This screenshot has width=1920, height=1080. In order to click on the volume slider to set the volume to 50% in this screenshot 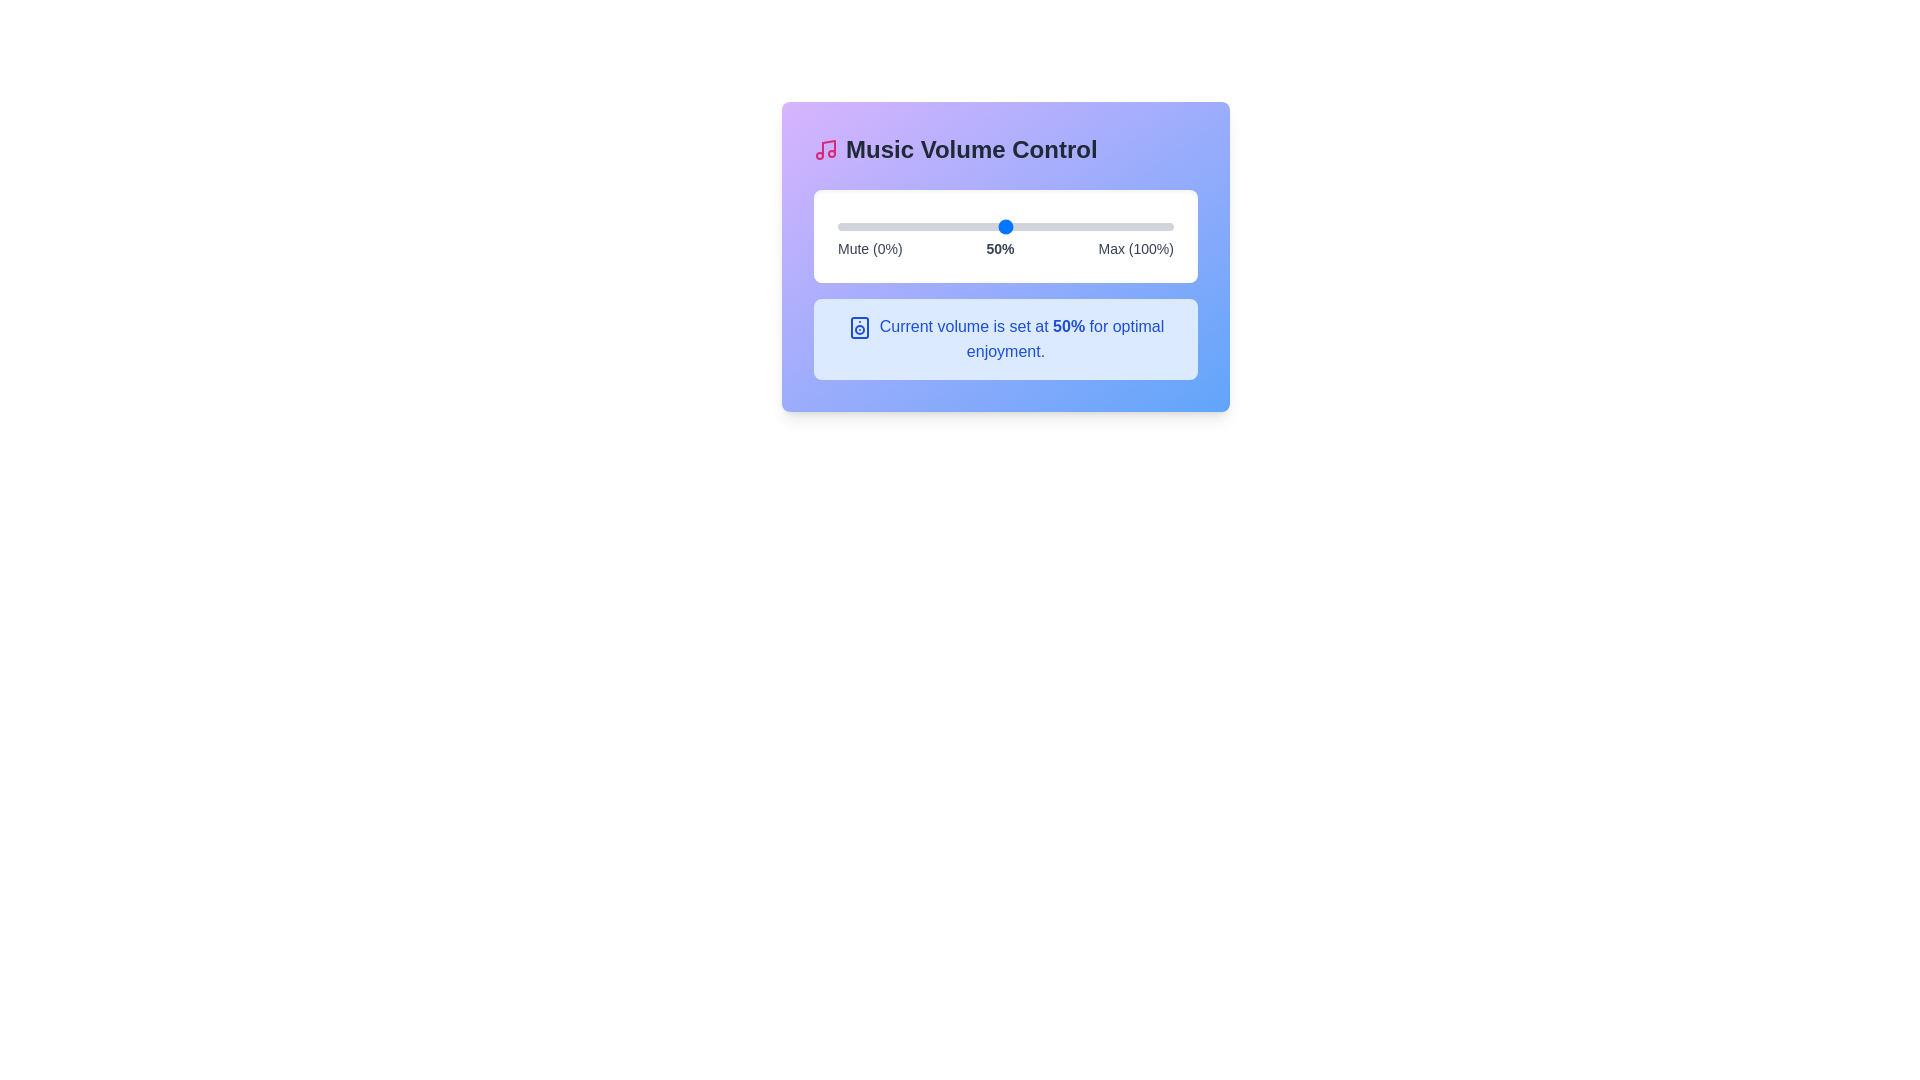, I will do `click(1006, 226)`.